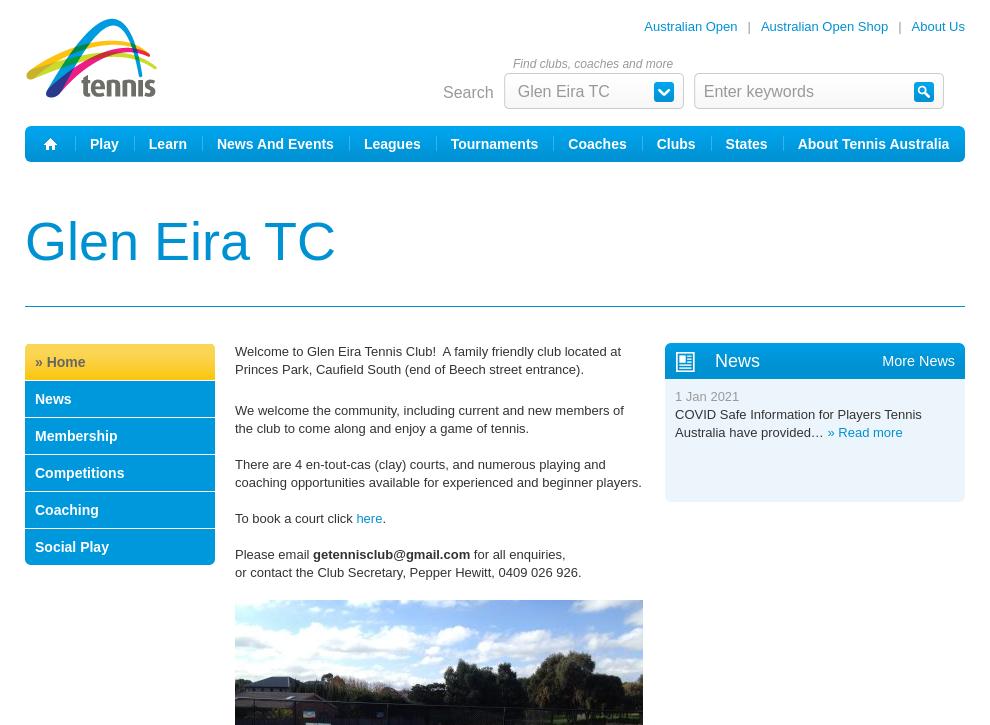  What do you see at coordinates (391, 554) in the screenshot?
I see `'getennisclub@gmail.com'` at bounding box center [391, 554].